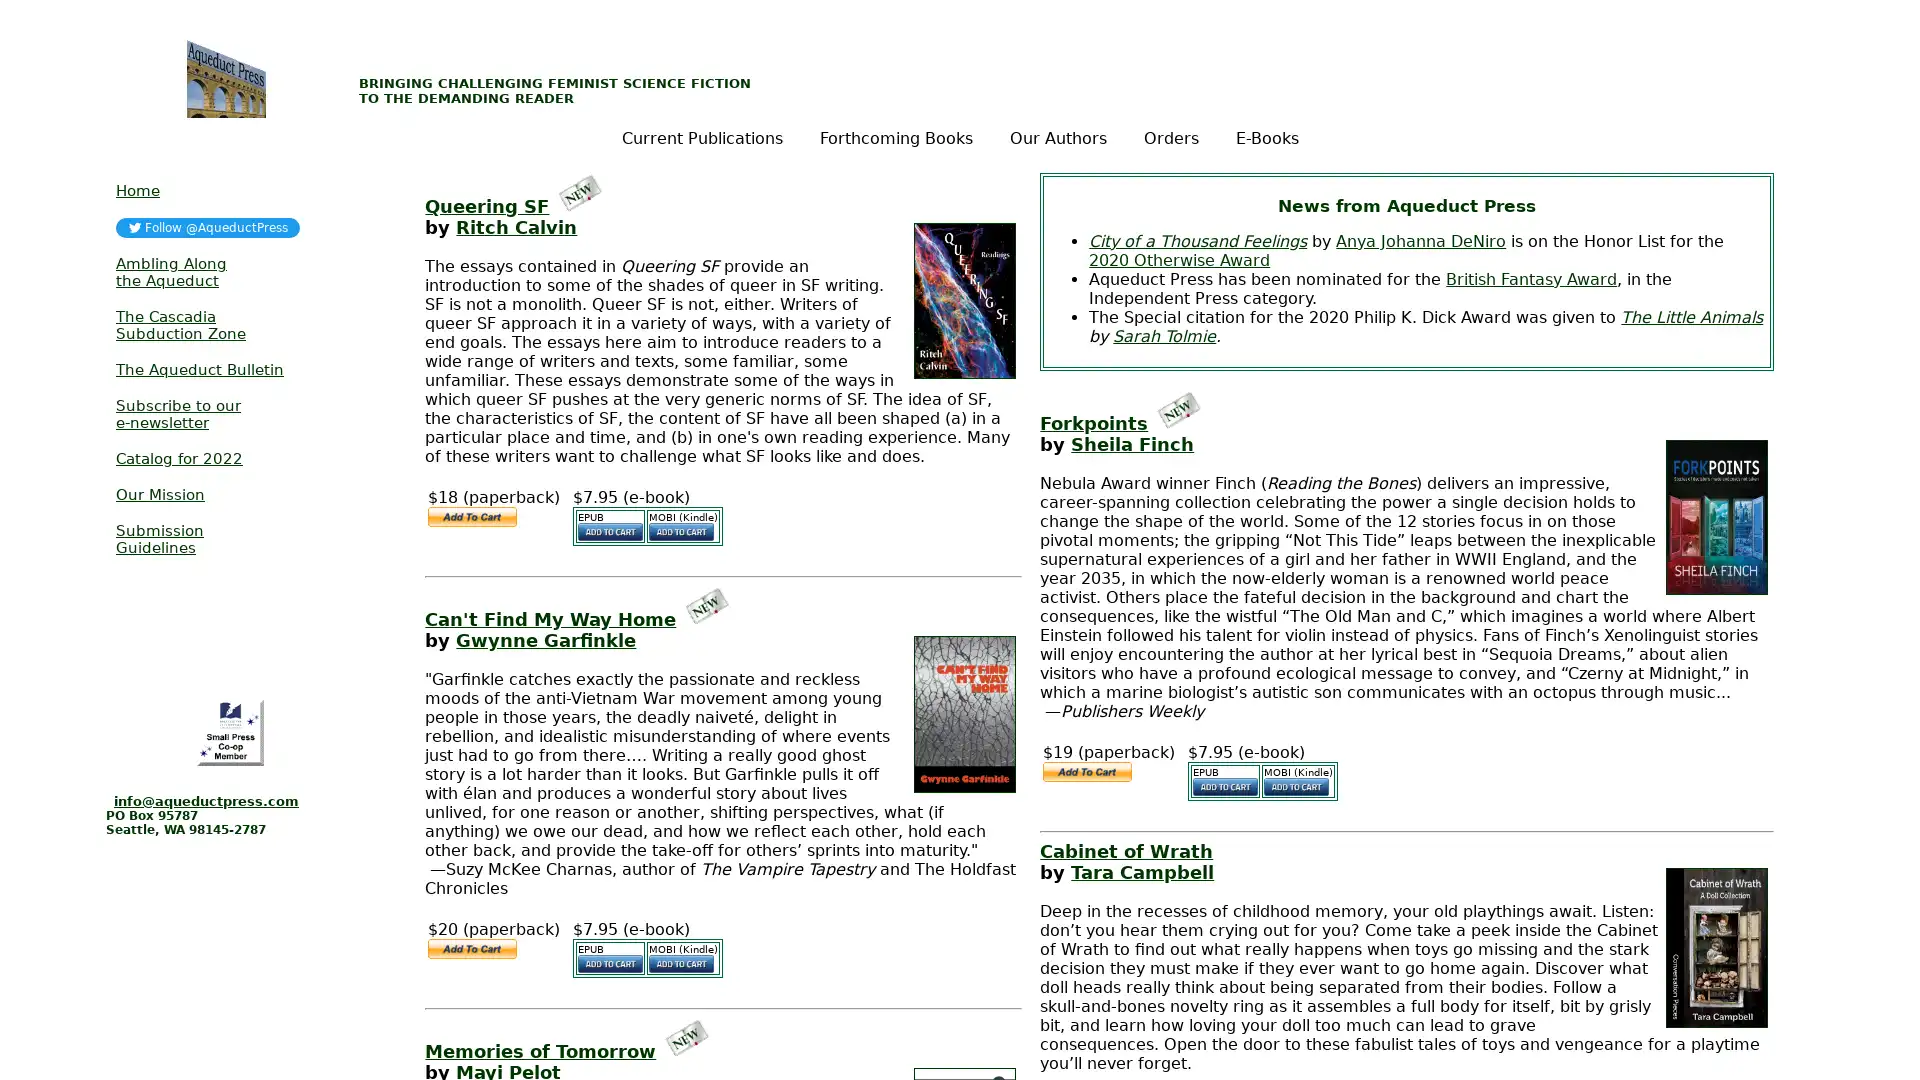 The height and width of the screenshot is (1080, 1920). Describe the element at coordinates (470, 515) in the screenshot. I see `Make payments with PayPal - it\'s fast, free and secure!` at that location.